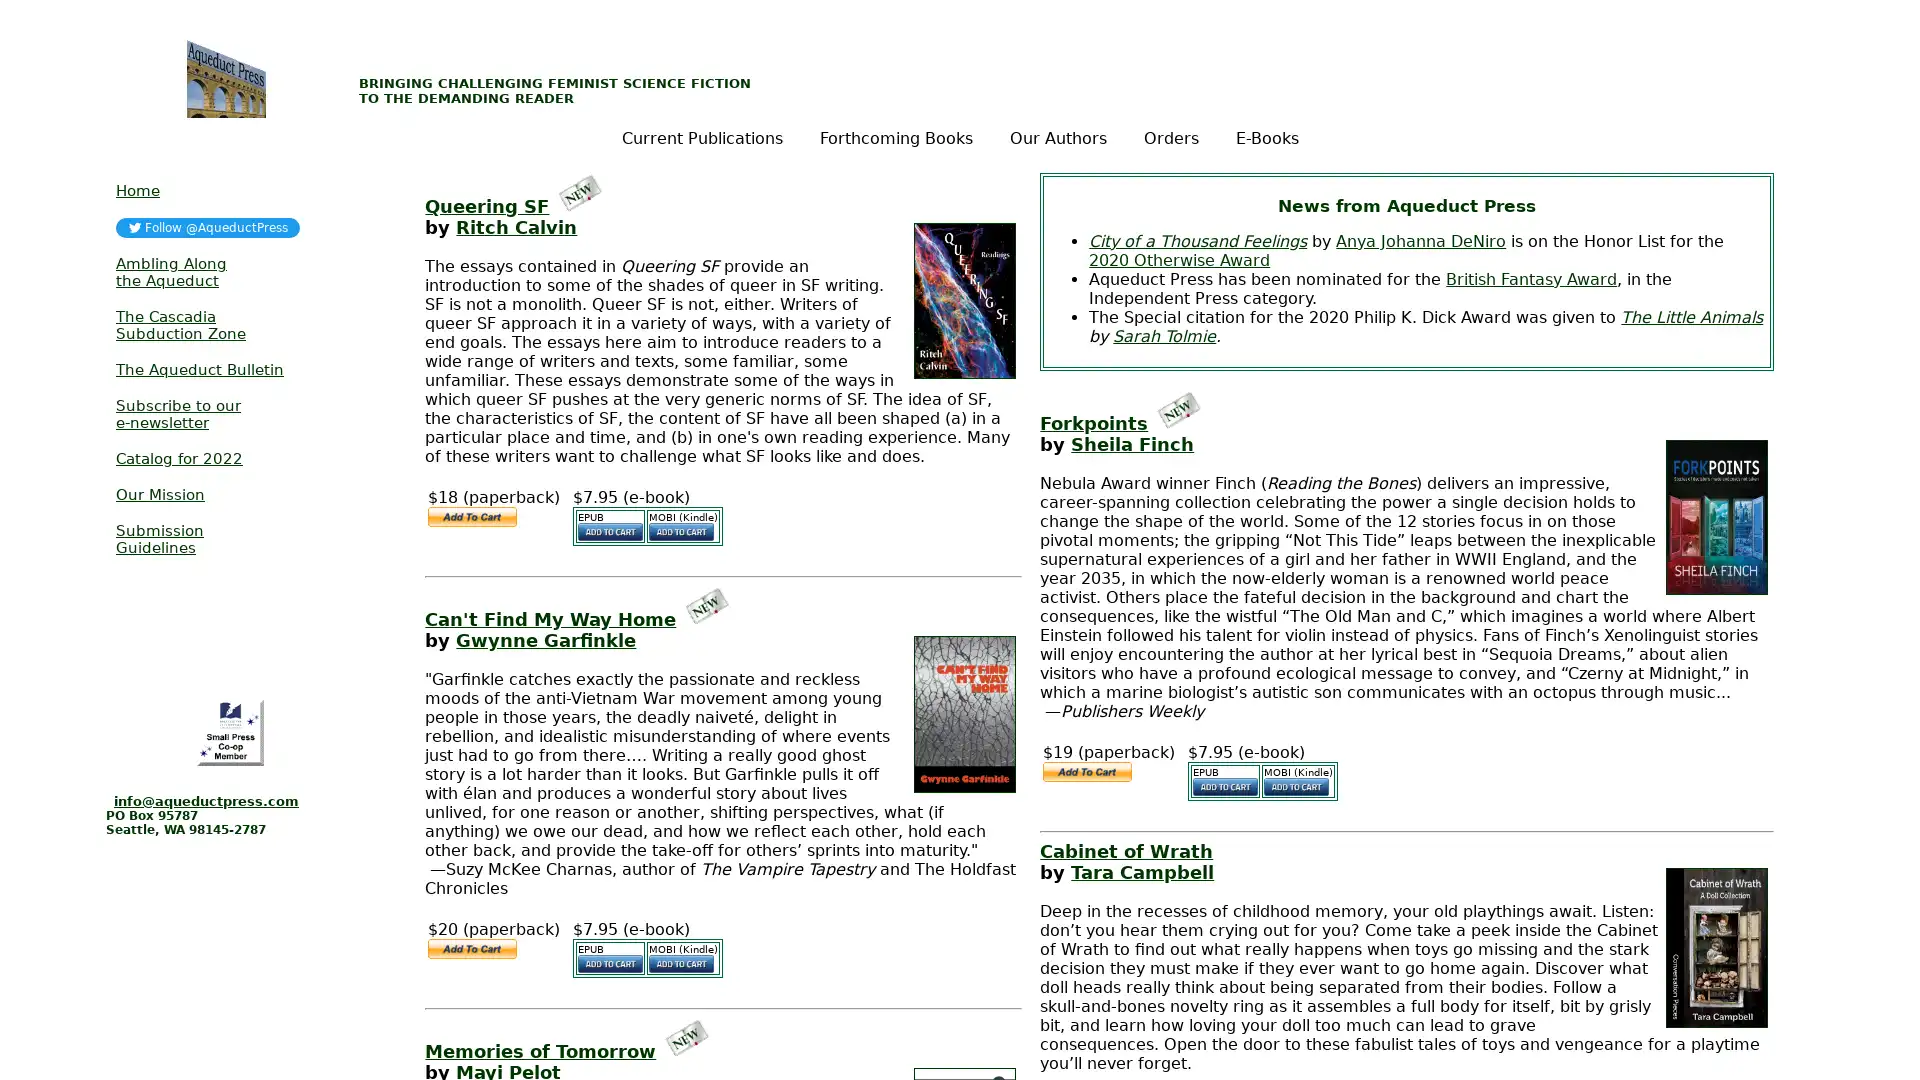 The height and width of the screenshot is (1080, 1920). Describe the element at coordinates (470, 515) in the screenshot. I see `Make payments with PayPal - it\'s fast, free and secure!` at that location.